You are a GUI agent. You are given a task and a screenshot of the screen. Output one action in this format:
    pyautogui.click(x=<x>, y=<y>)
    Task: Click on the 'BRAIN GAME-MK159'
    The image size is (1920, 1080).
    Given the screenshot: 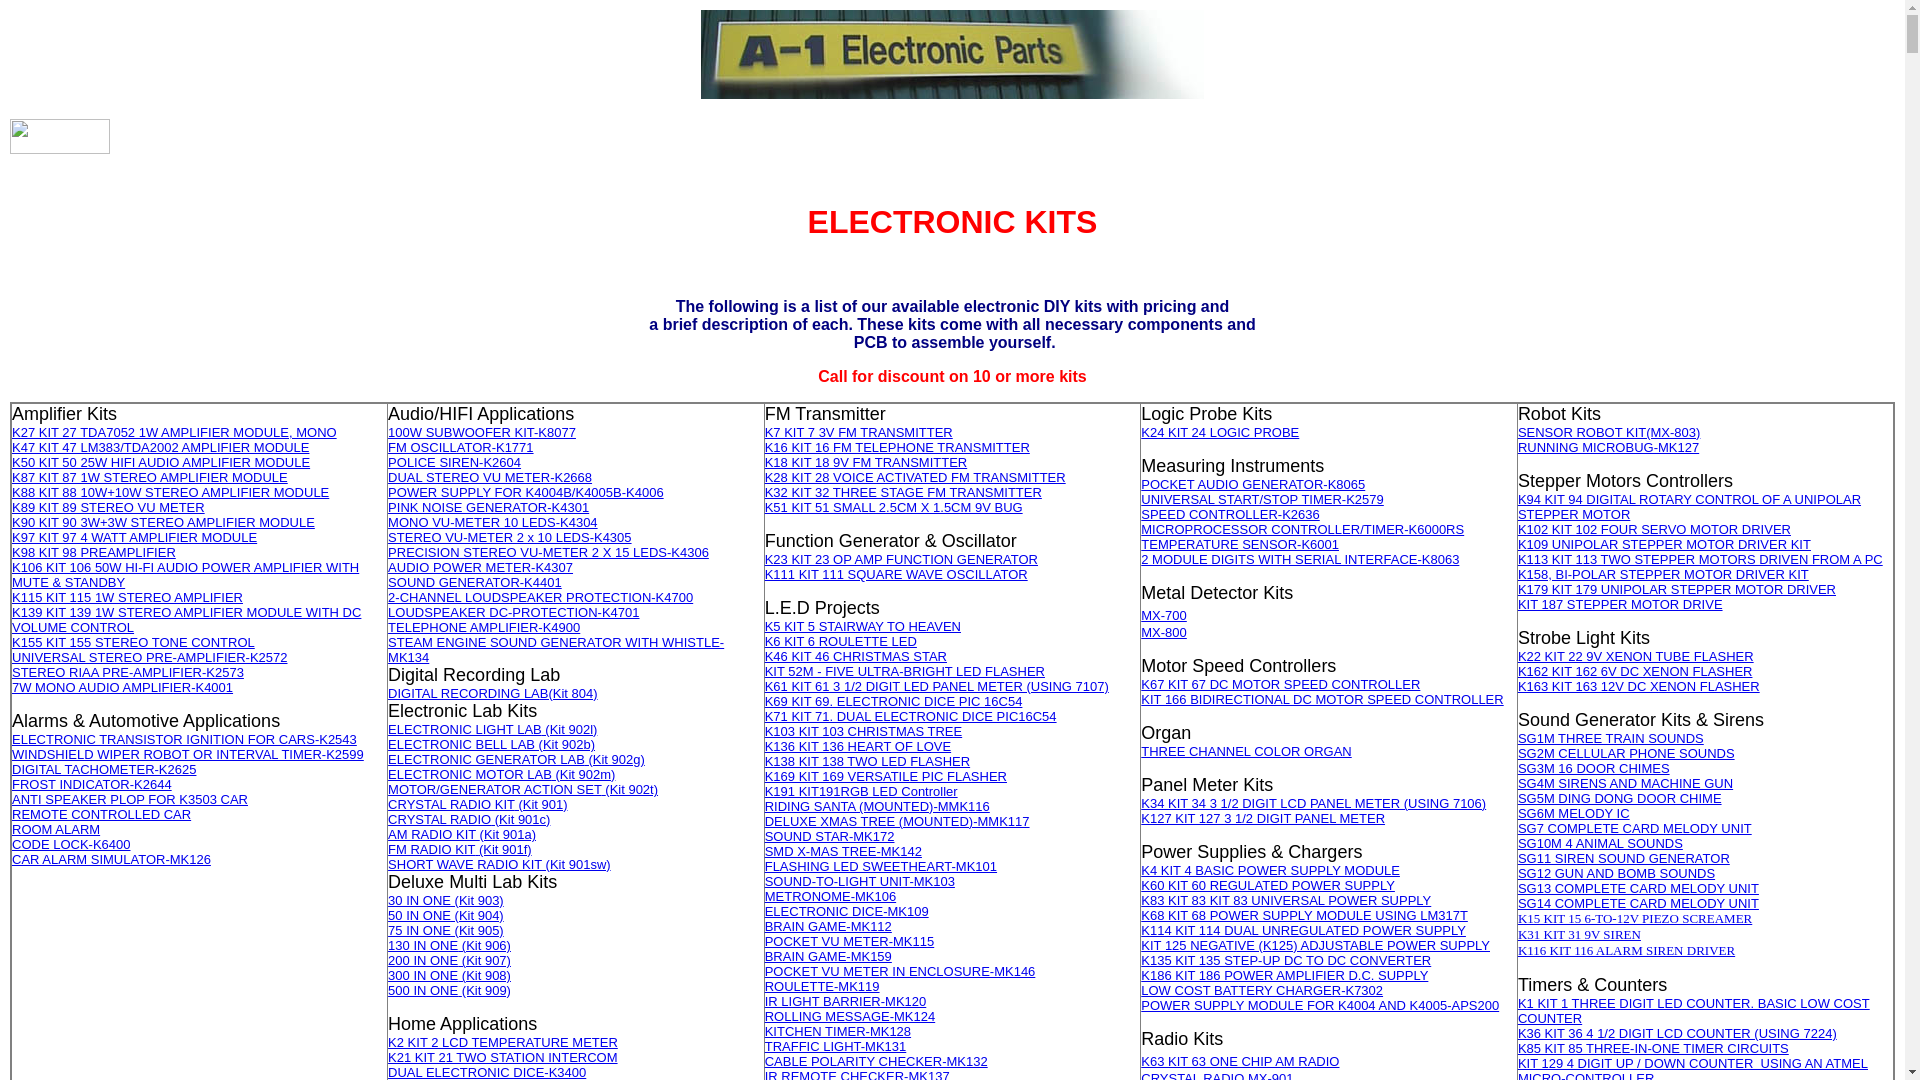 What is the action you would take?
    pyautogui.click(x=828, y=955)
    